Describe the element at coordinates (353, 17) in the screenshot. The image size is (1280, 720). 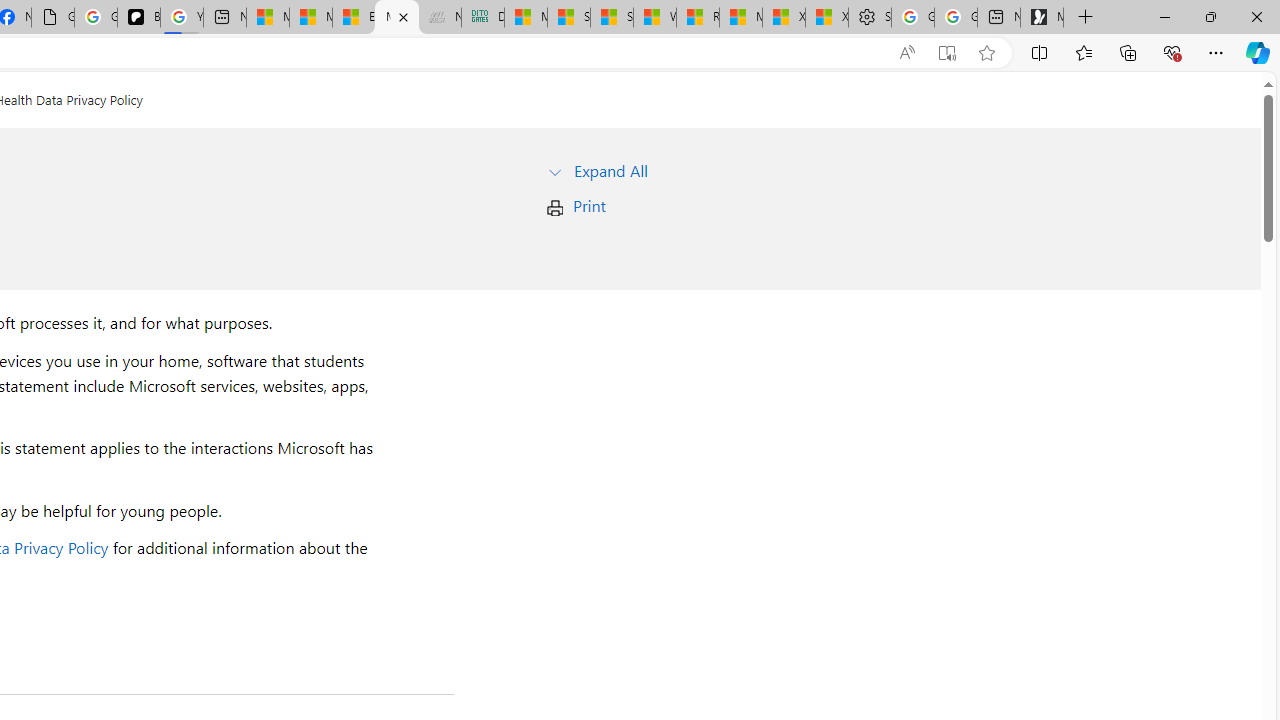
I see `'Entertainment - MSN'` at that location.